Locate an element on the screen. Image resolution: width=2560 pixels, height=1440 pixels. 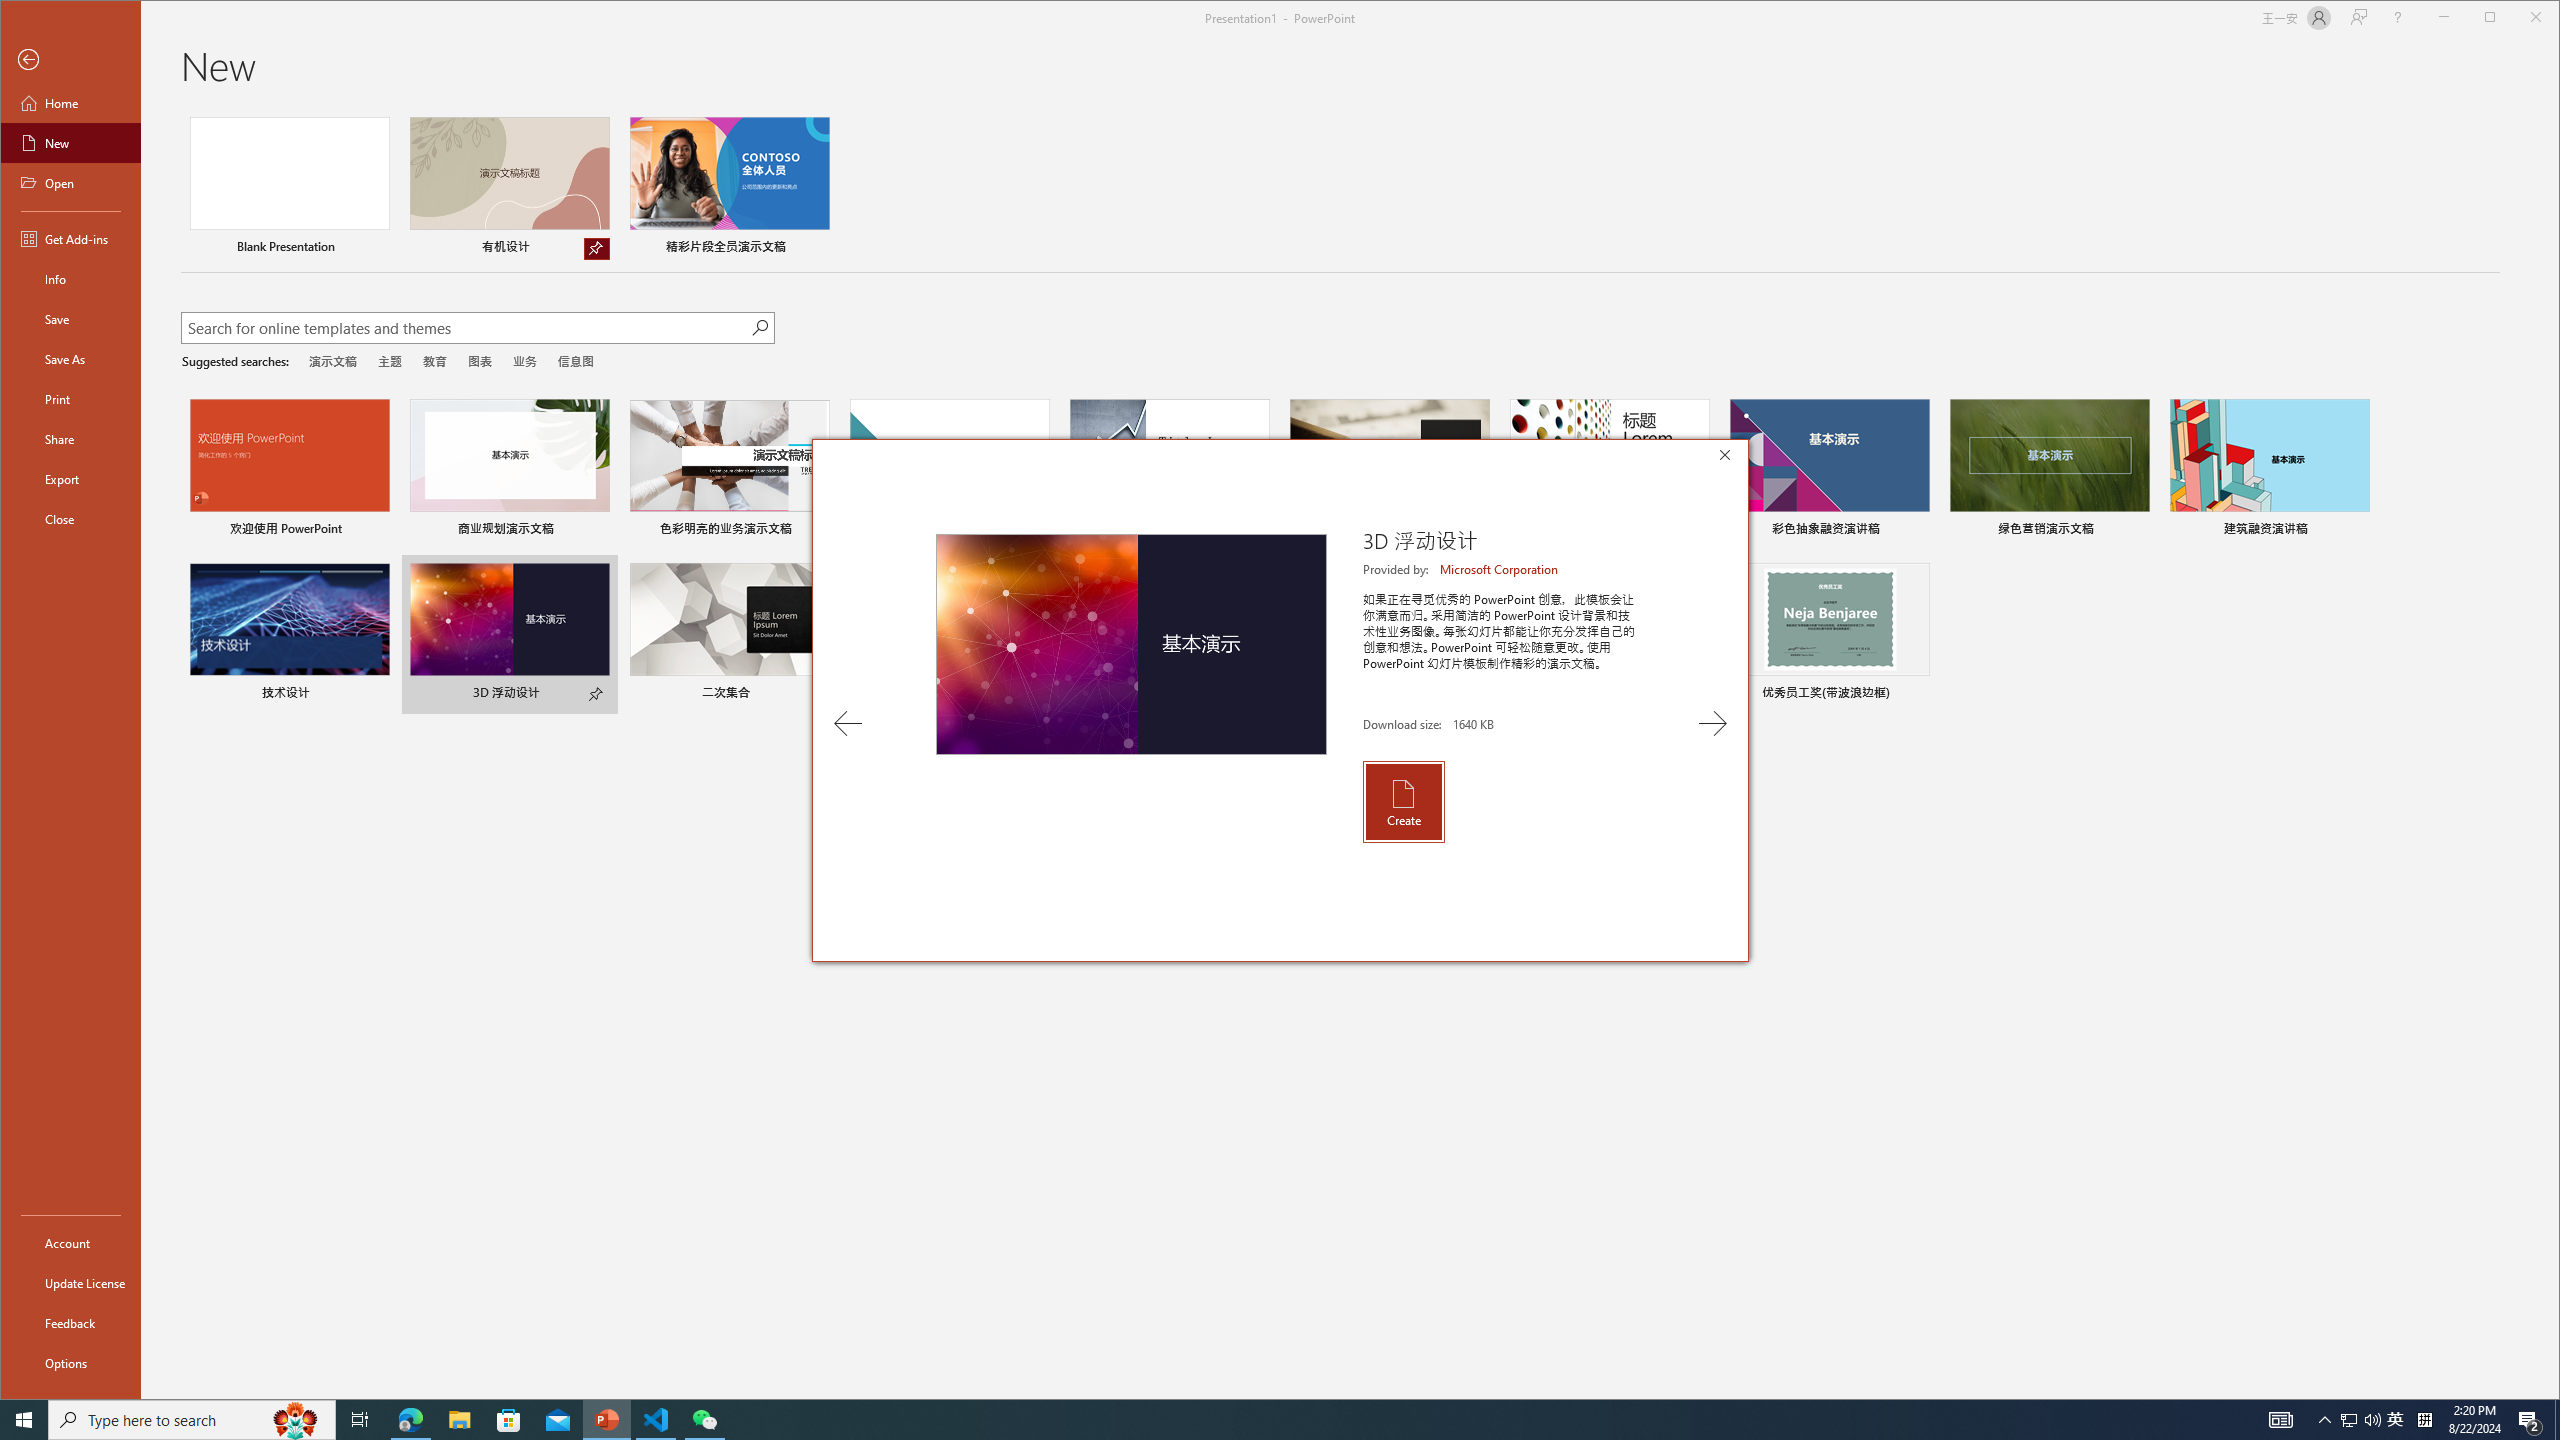
'Create' is located at coordinates (1402, 800).